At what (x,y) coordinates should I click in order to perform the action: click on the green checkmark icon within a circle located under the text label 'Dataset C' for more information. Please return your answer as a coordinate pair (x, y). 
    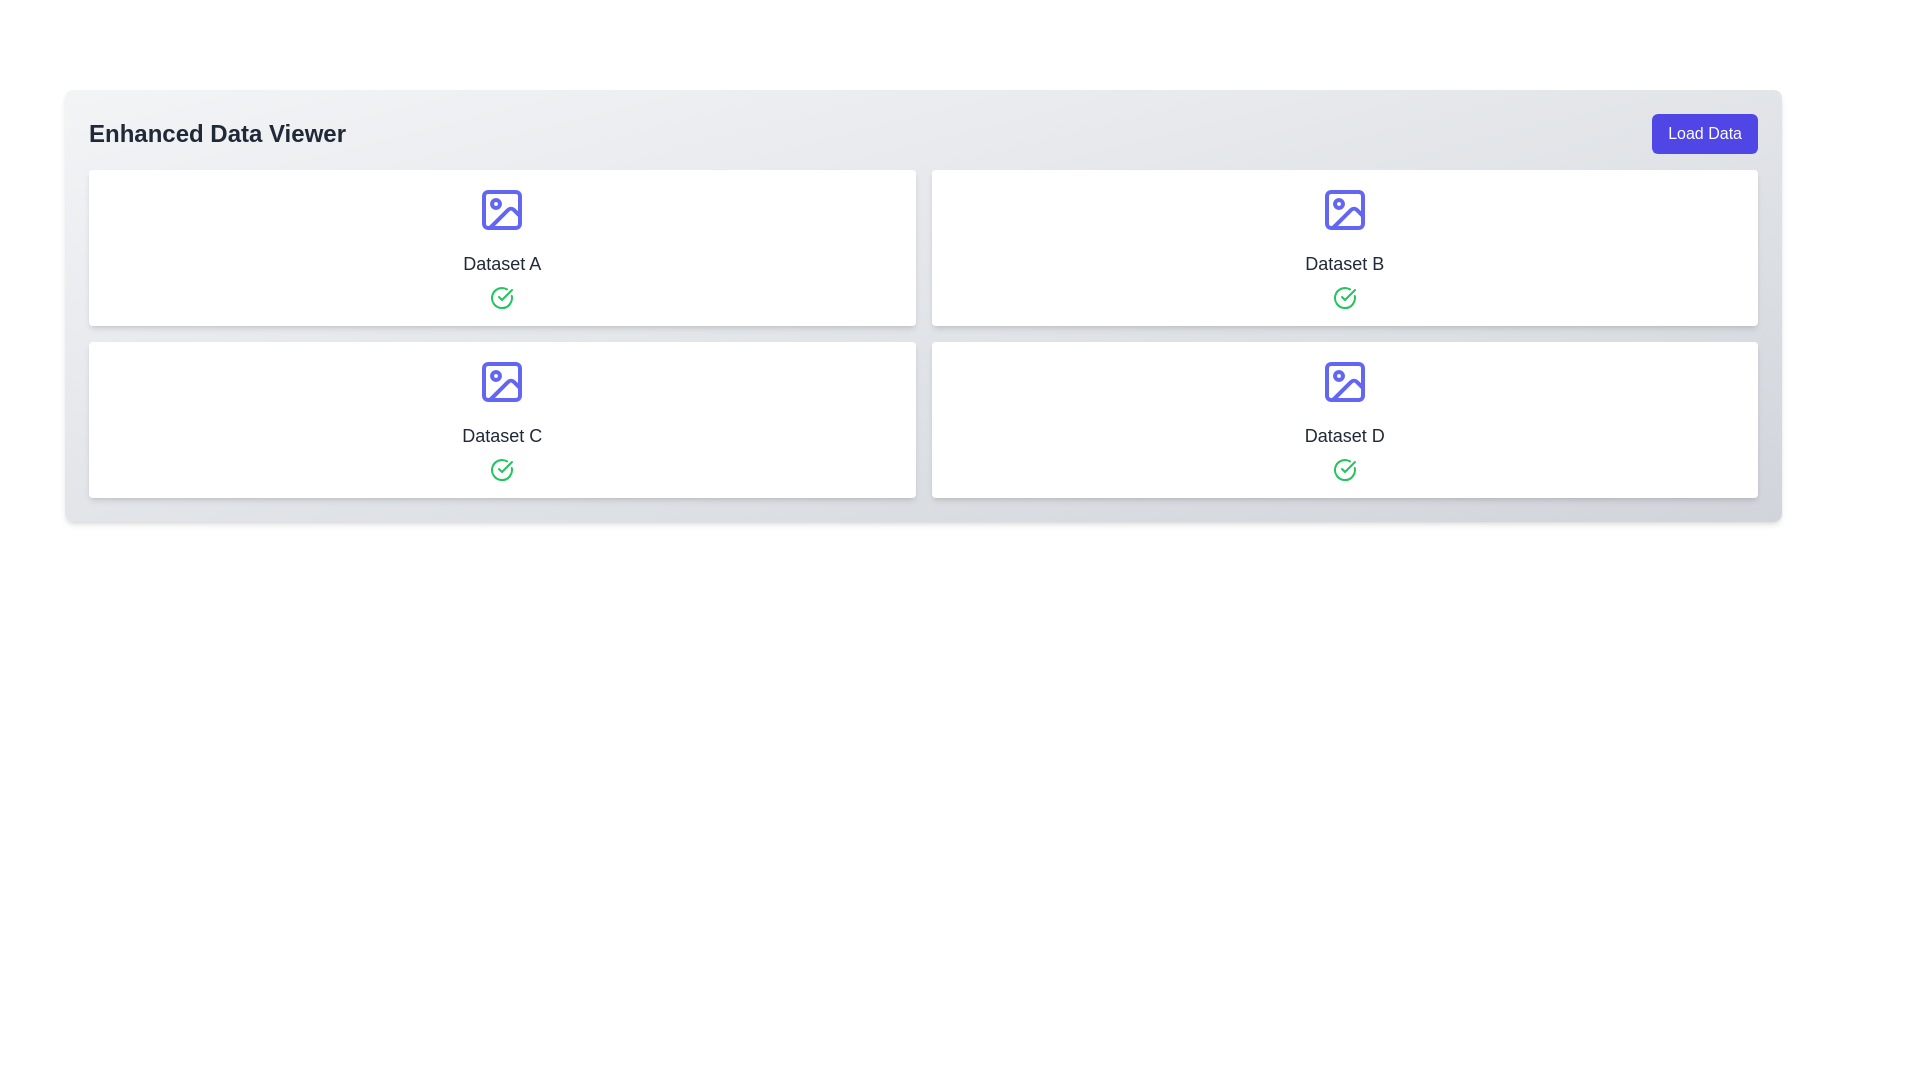
    Looking at the image, I should click on (502, 470).